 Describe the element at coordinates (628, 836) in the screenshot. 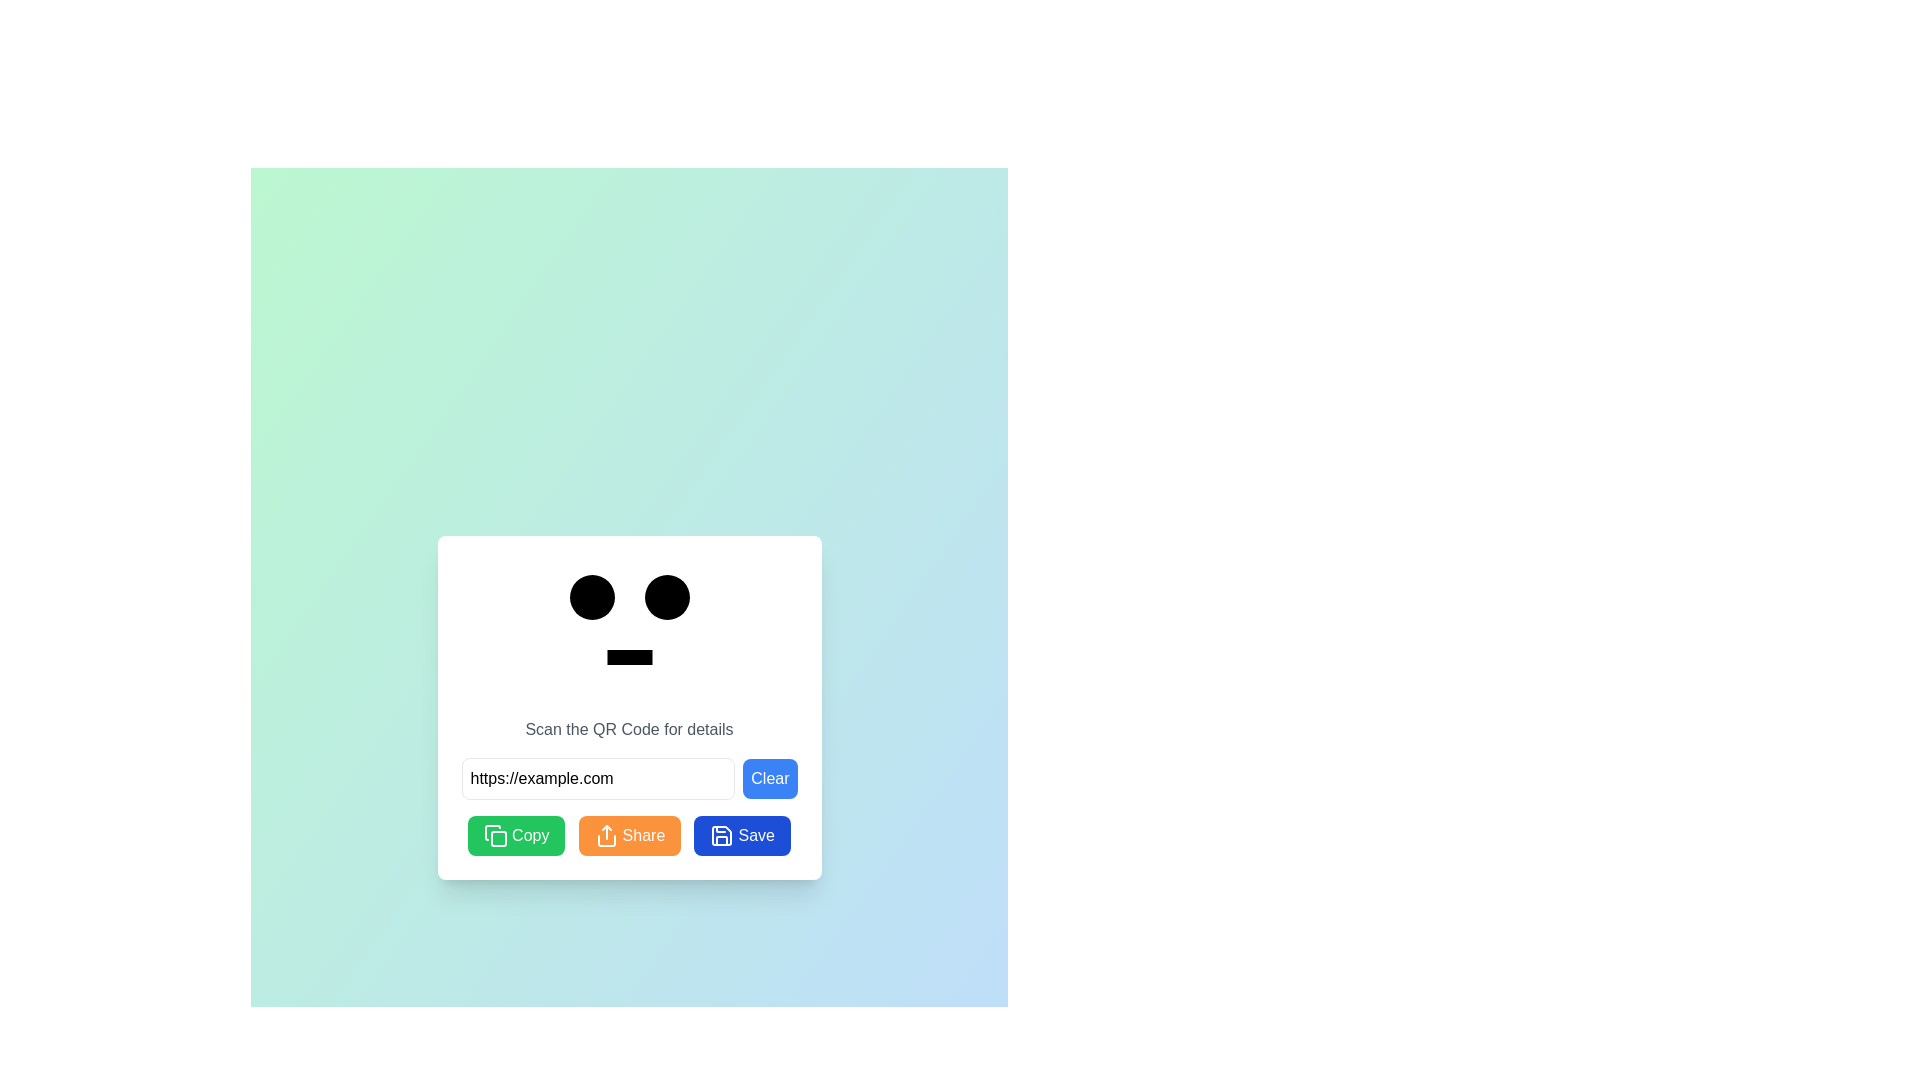

I see `the 'Share' button, which is the middle button in a group of three interactive buttons labeled 'Copy', 'Share', and 'Save', located at the bottom of the card-like area below the text field input` at that location.